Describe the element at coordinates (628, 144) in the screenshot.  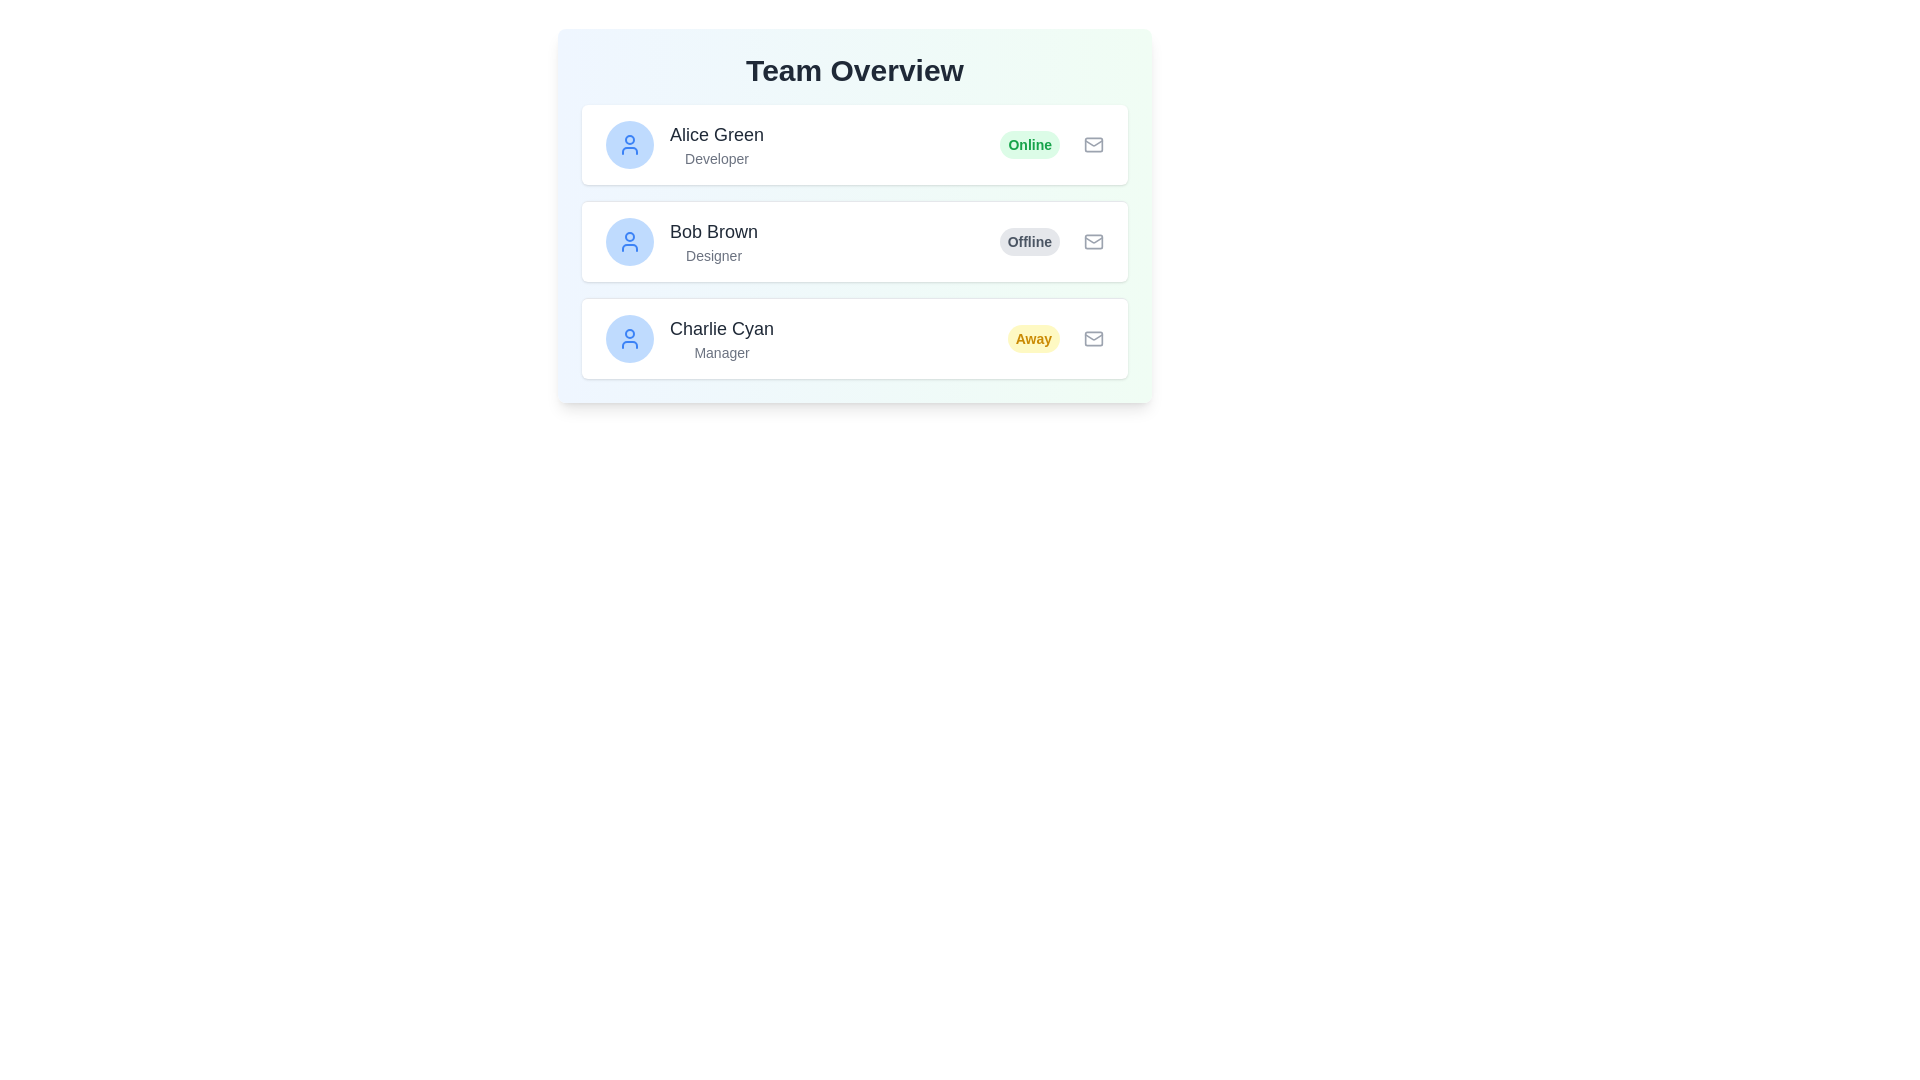
I see `the user silhouette icon with a blue outline located near the left side of the first row marked with 'Alice Green'` at that location.